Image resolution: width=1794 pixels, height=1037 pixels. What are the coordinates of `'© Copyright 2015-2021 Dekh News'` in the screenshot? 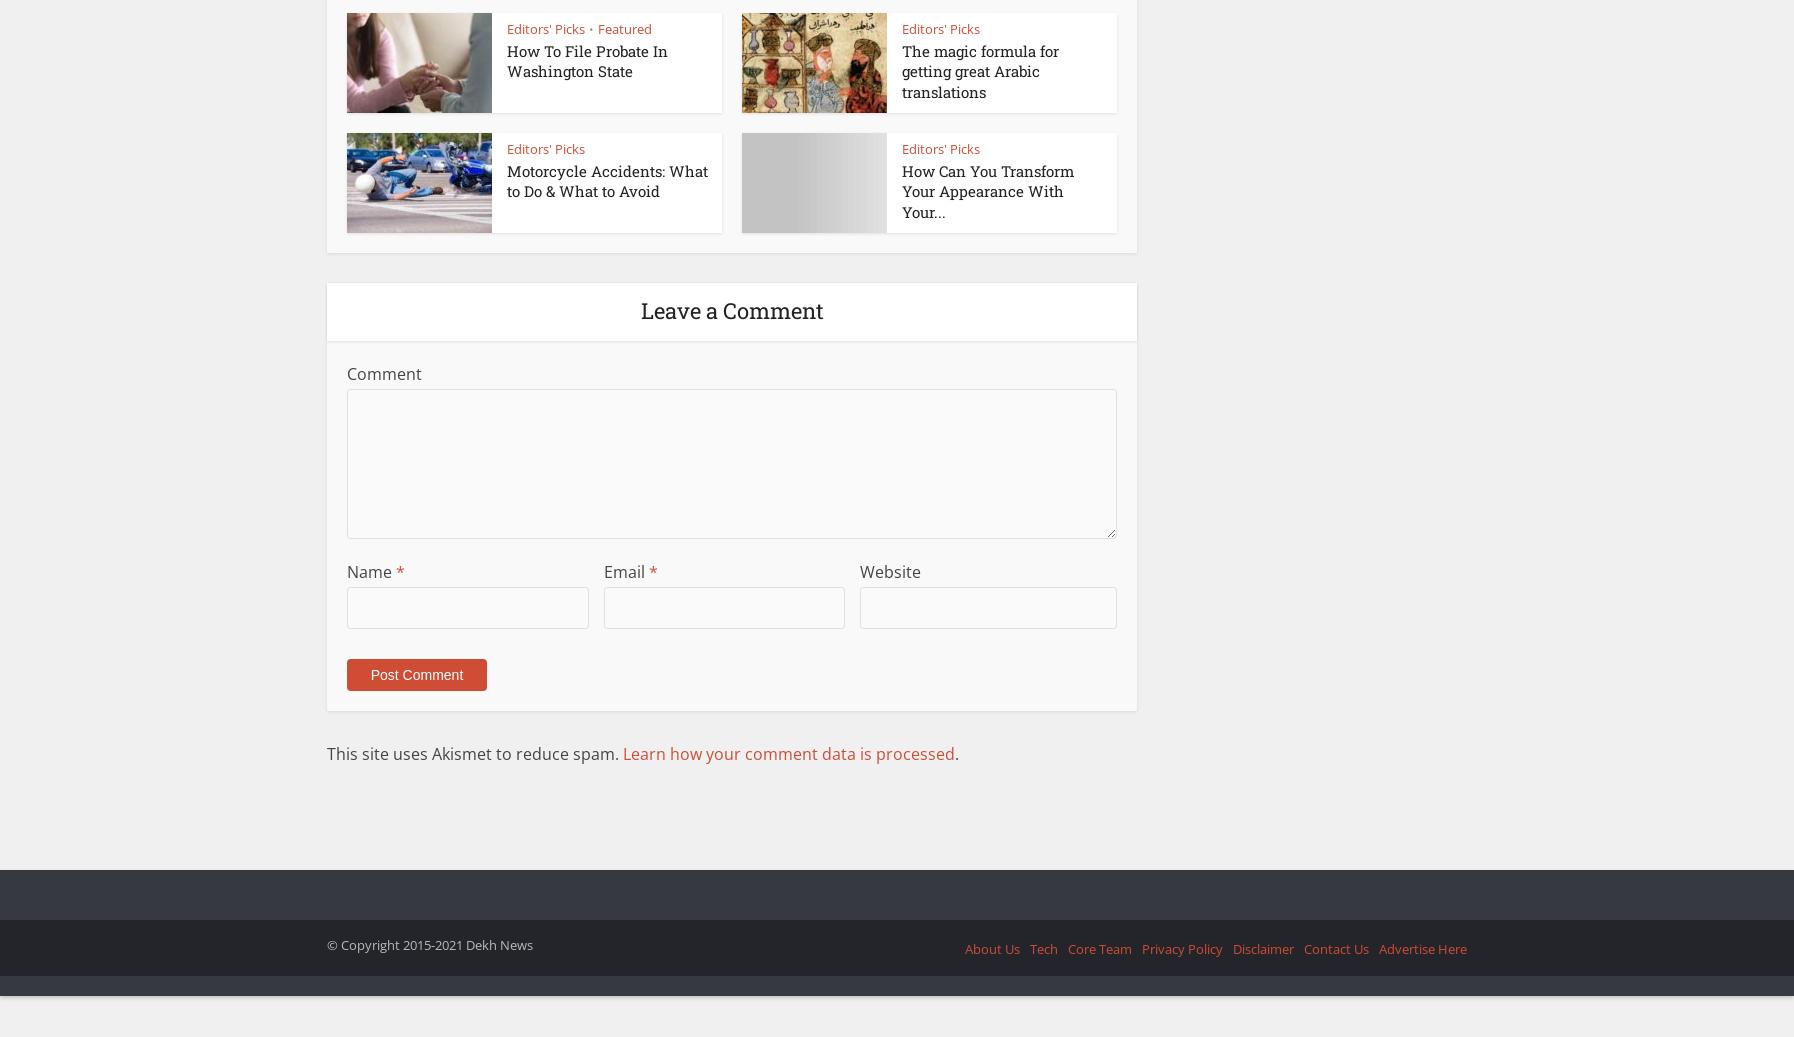 It's located at (429, 943).